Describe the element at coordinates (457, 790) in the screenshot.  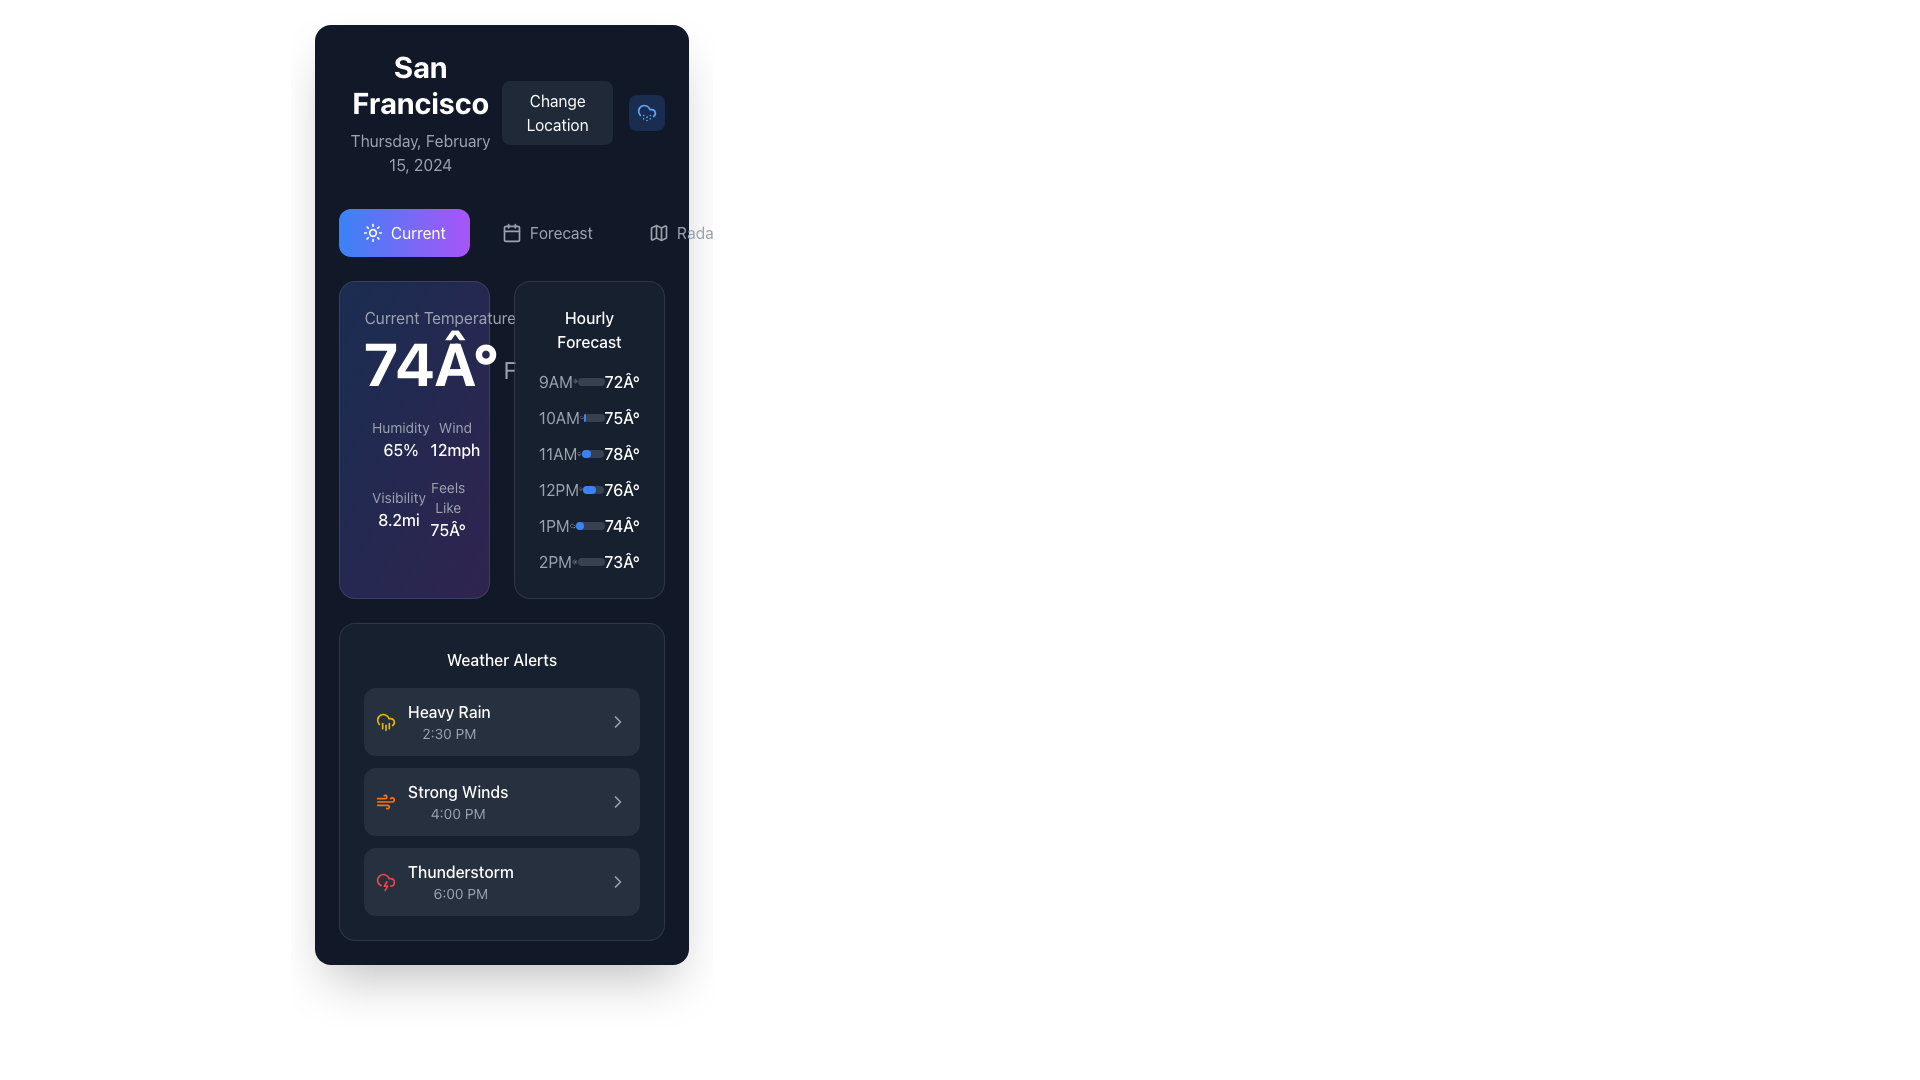
I see `the 'Strong Winds' text label in the 'Weather Alerts' section, which is styled in white font on a dark background, positioned centrally between 'Heavy Rain' and 'Thunderstorm'` at that location.